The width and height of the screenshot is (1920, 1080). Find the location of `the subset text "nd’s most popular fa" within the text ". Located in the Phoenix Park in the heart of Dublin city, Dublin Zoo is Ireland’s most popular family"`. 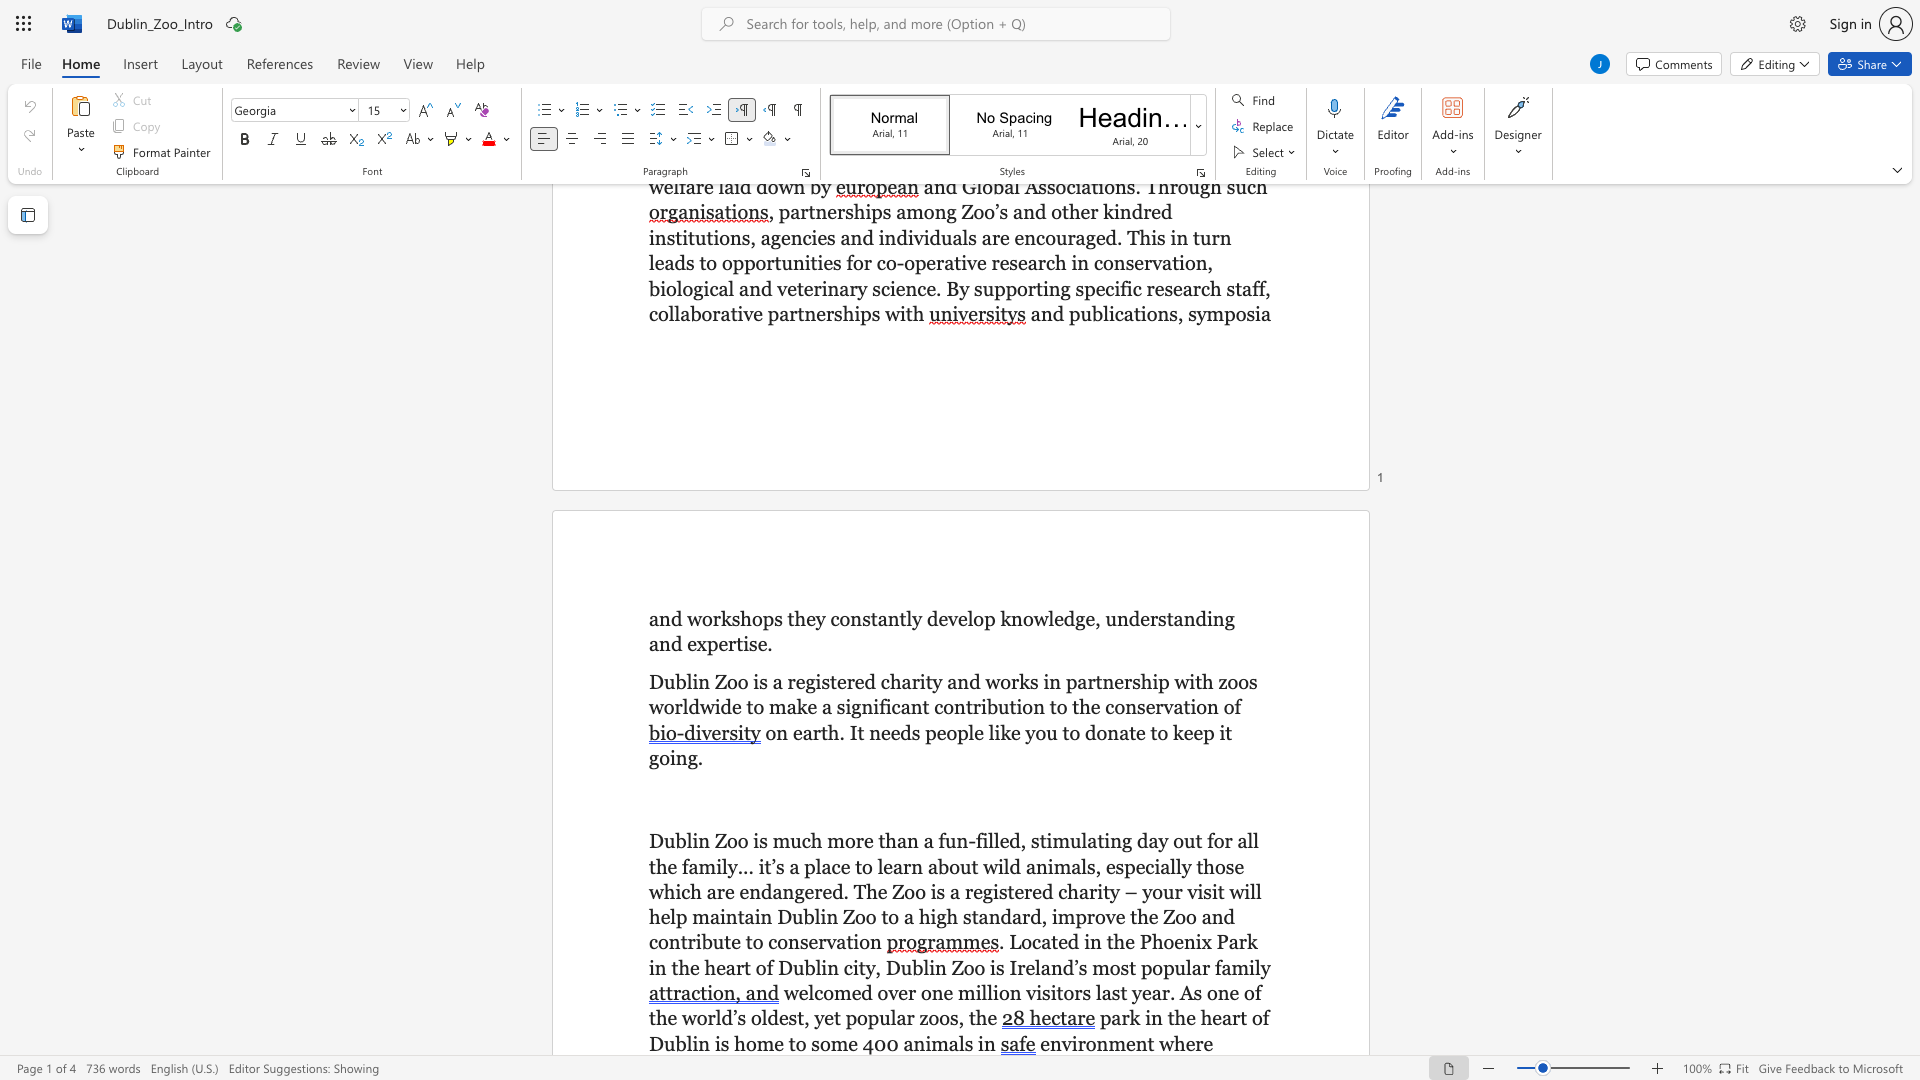

the subset text "nd’s most popular fa" within the text ". Located in the Phoenix Park in the heart of Dublin city, Dublin Zoo is Ireland’s most popular family" is located at coordinates (1049, 966).